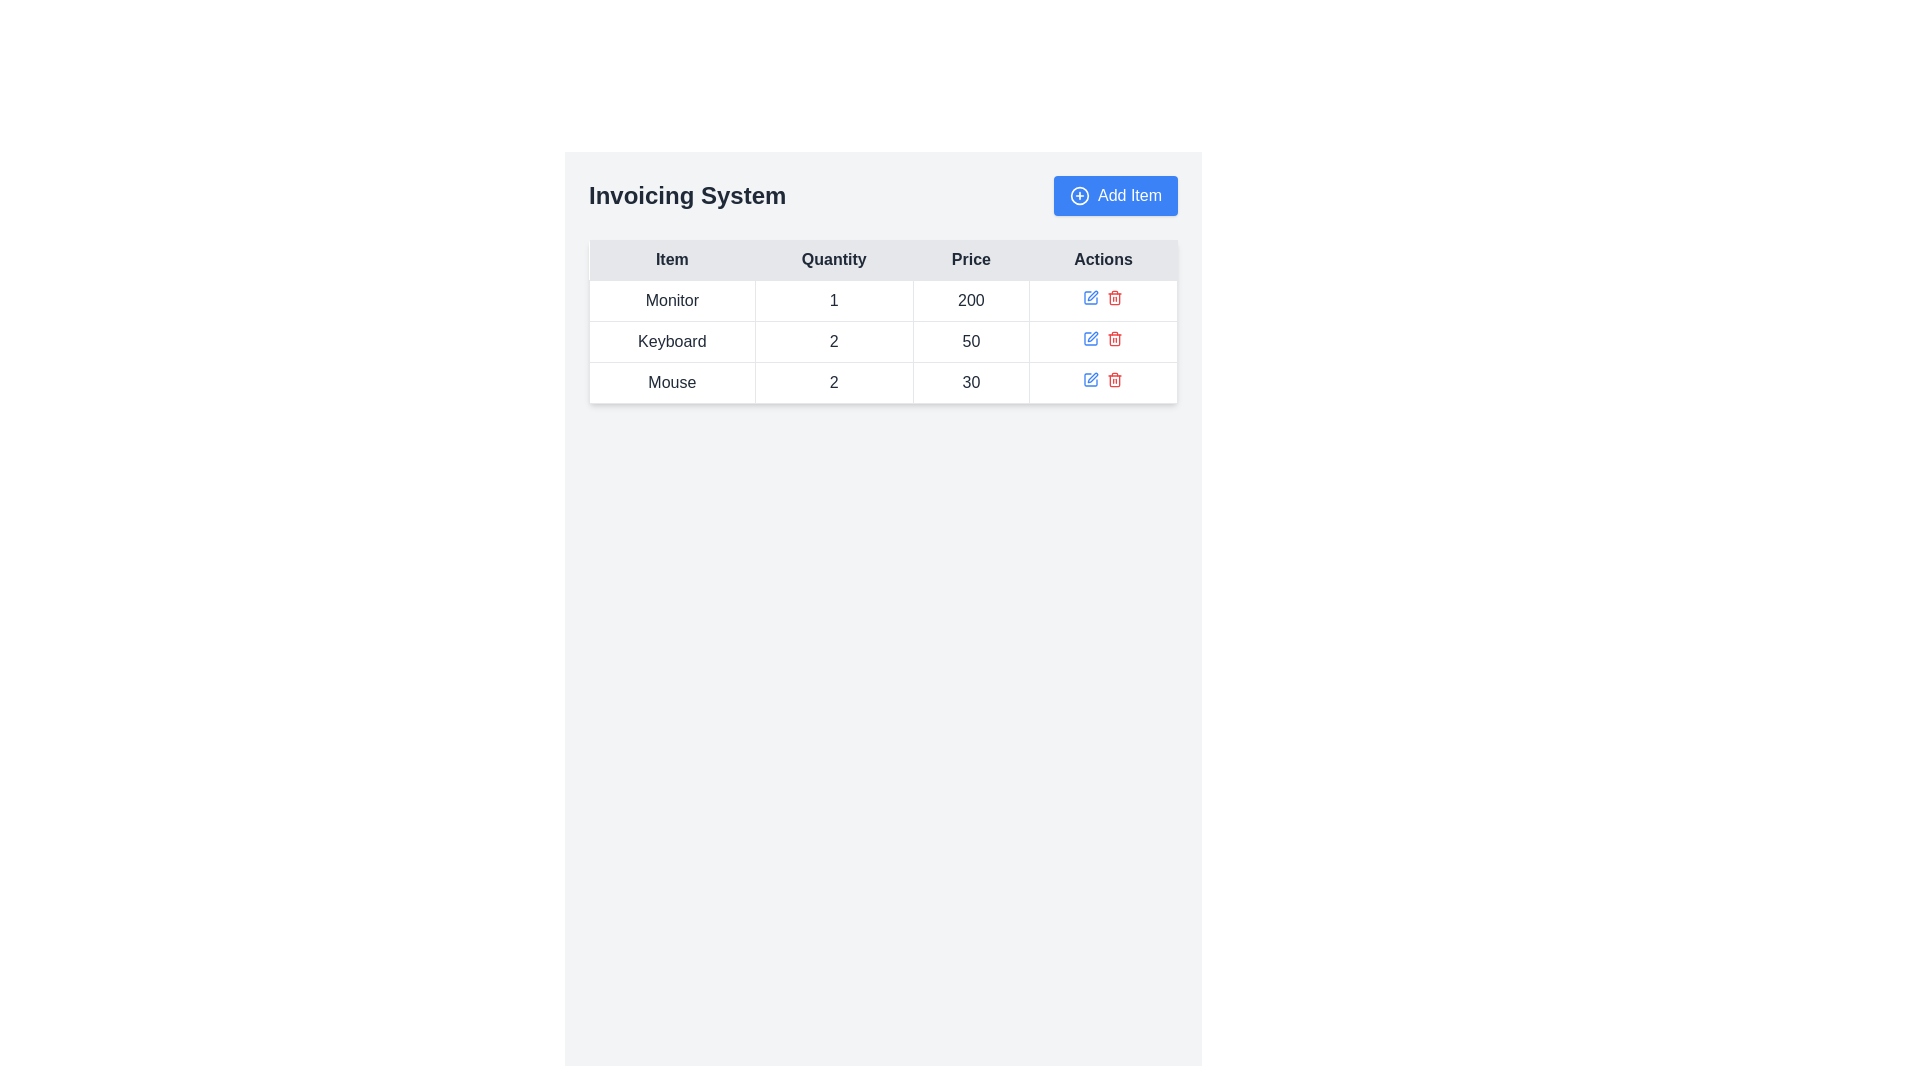 The height and width of the screenshot is (1080, 1920). I want to click on the text node displaying the number '50' in the third column of the second row of a table, which is styled with a bordered box and aligns with adjacent cells, so click(971, 341).